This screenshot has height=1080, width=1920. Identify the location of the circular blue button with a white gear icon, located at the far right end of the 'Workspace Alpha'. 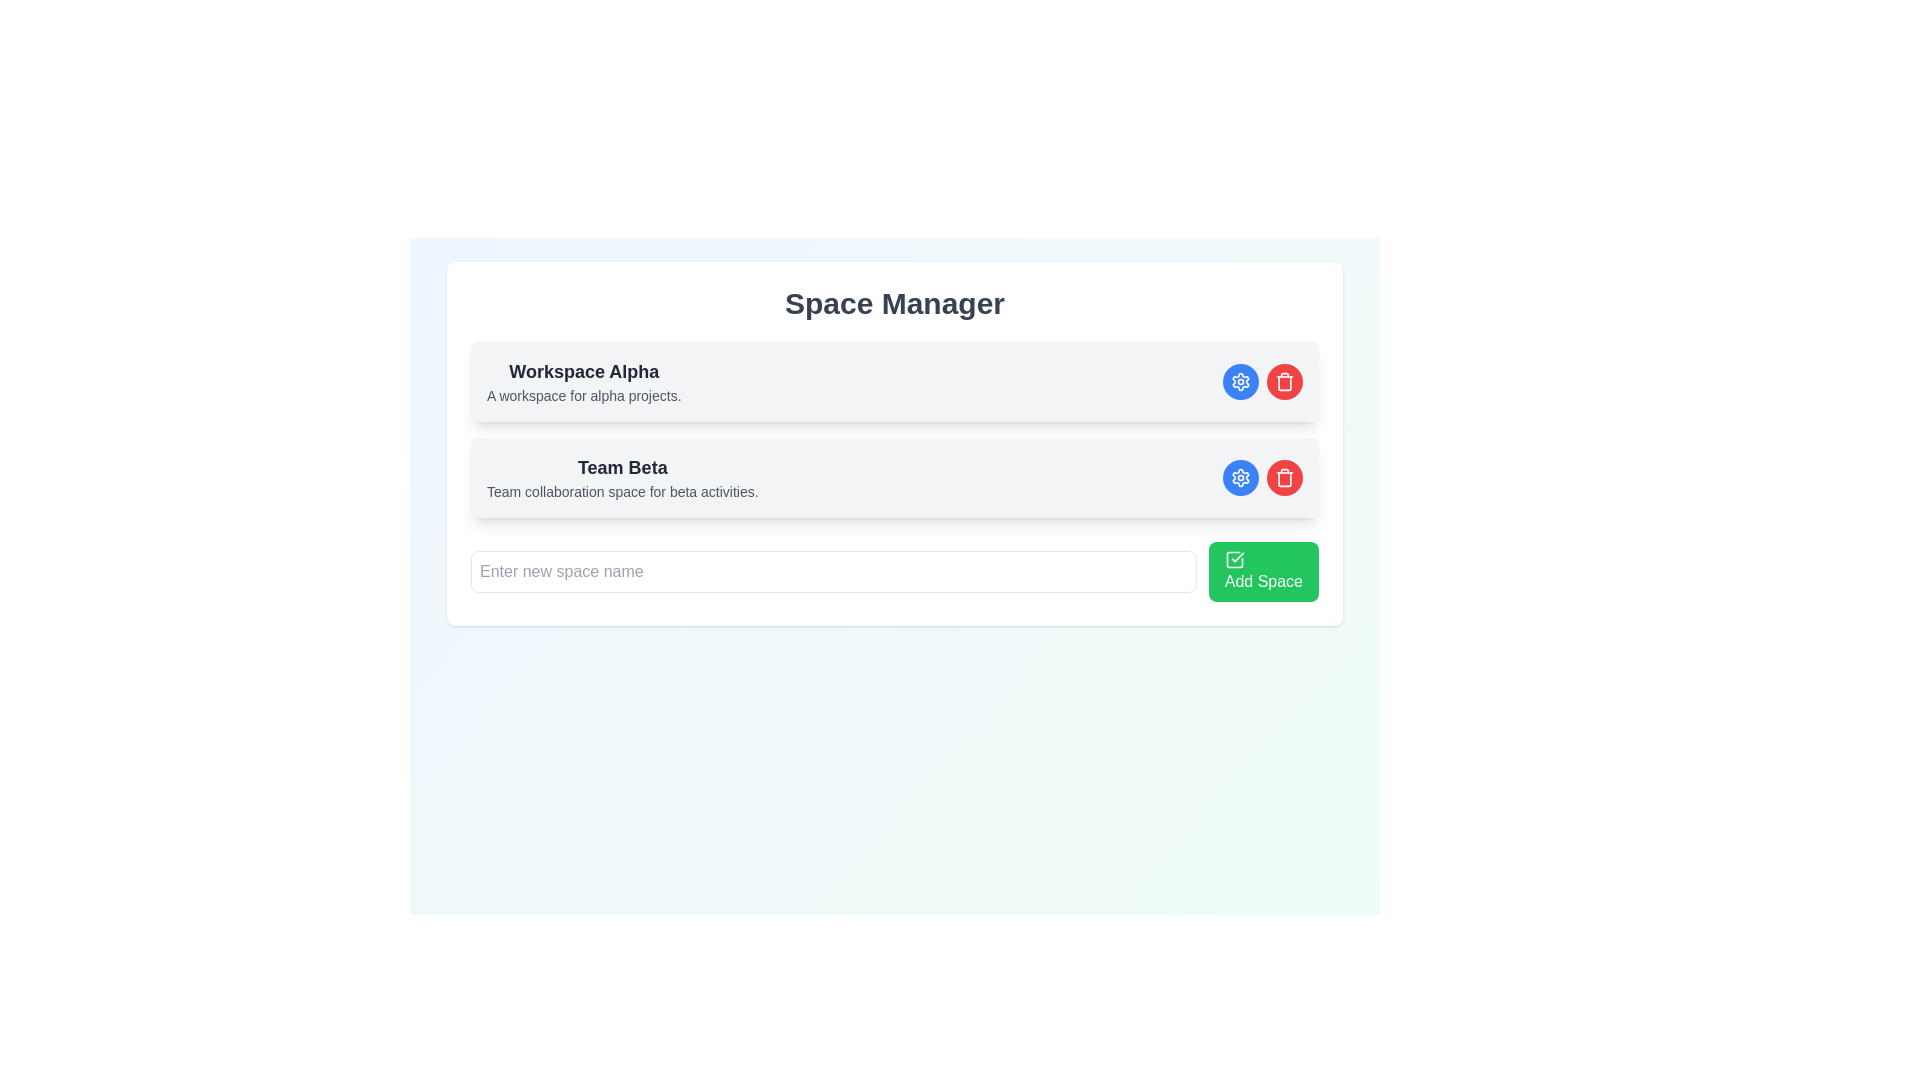
(1240, 381).